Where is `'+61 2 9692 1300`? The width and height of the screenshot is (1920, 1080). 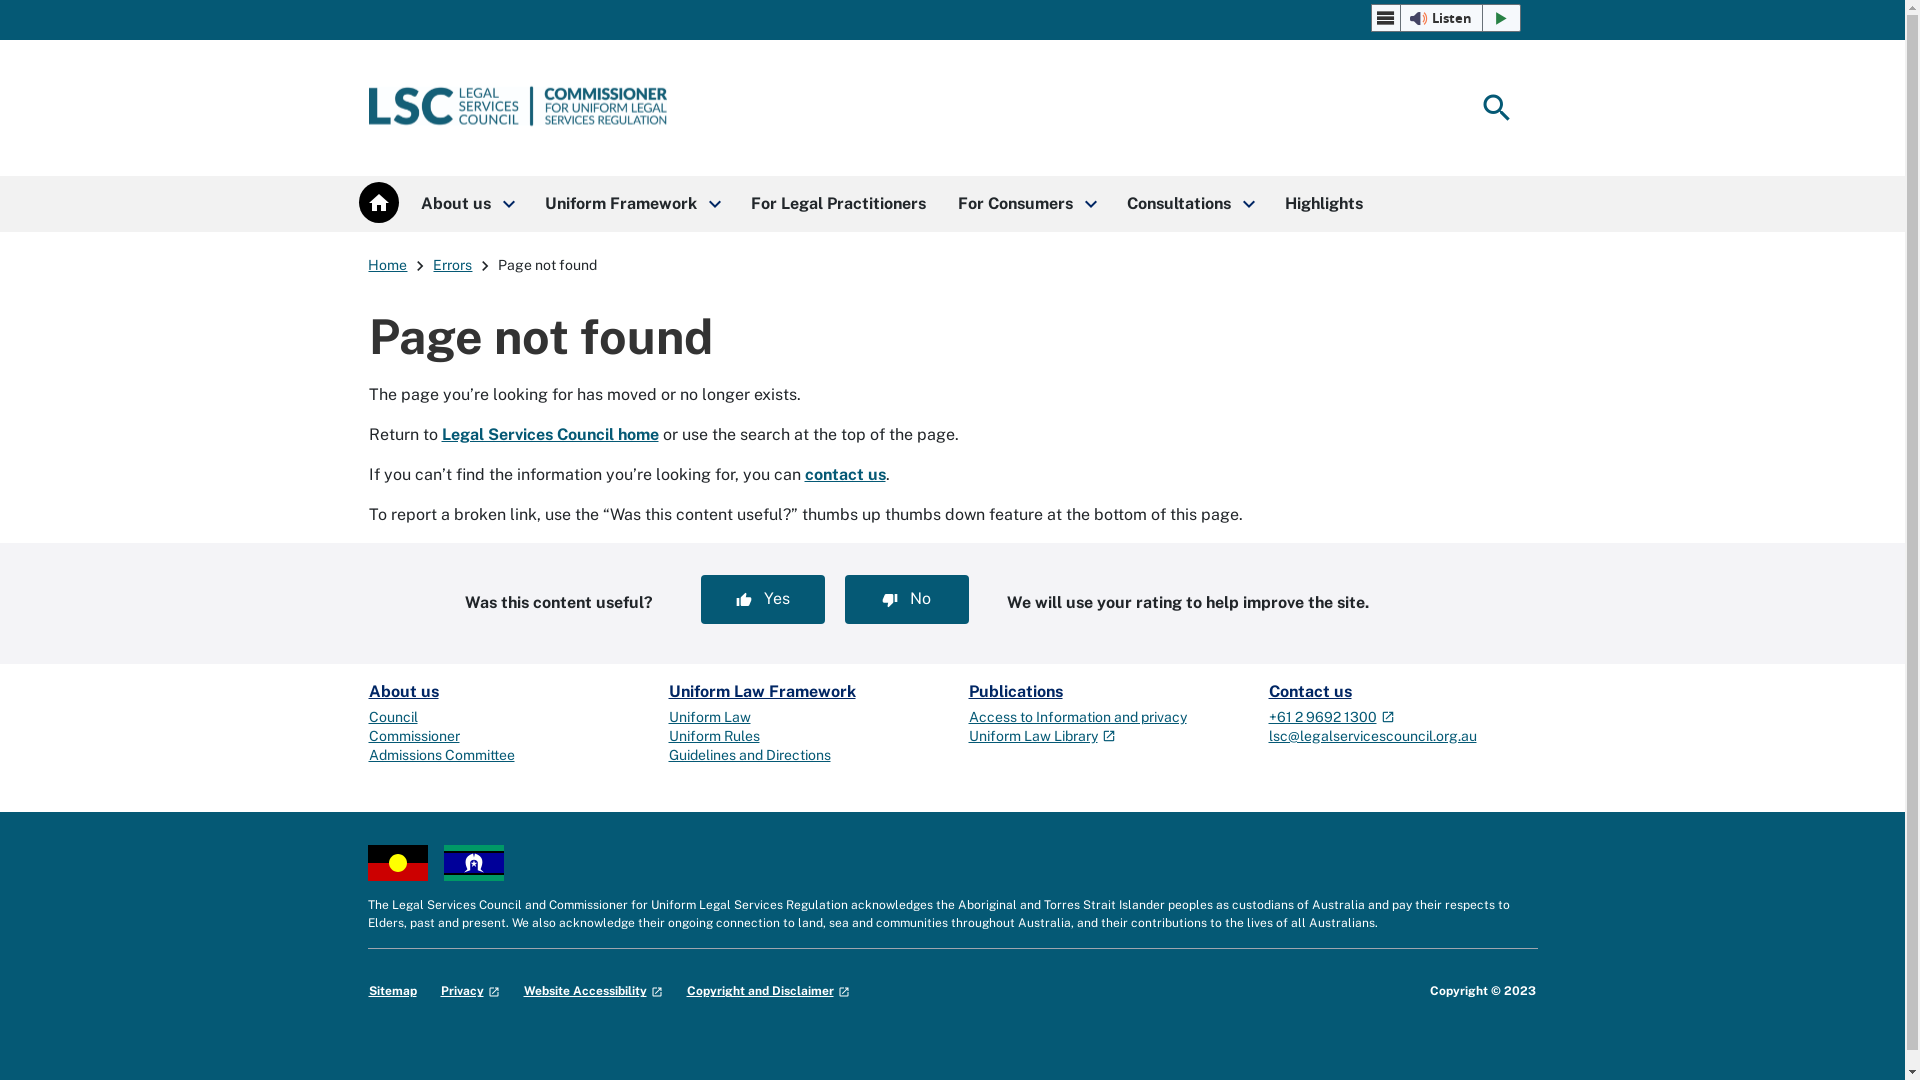
'+61 2 9692 1300 is located at coordinates (1266, 716).